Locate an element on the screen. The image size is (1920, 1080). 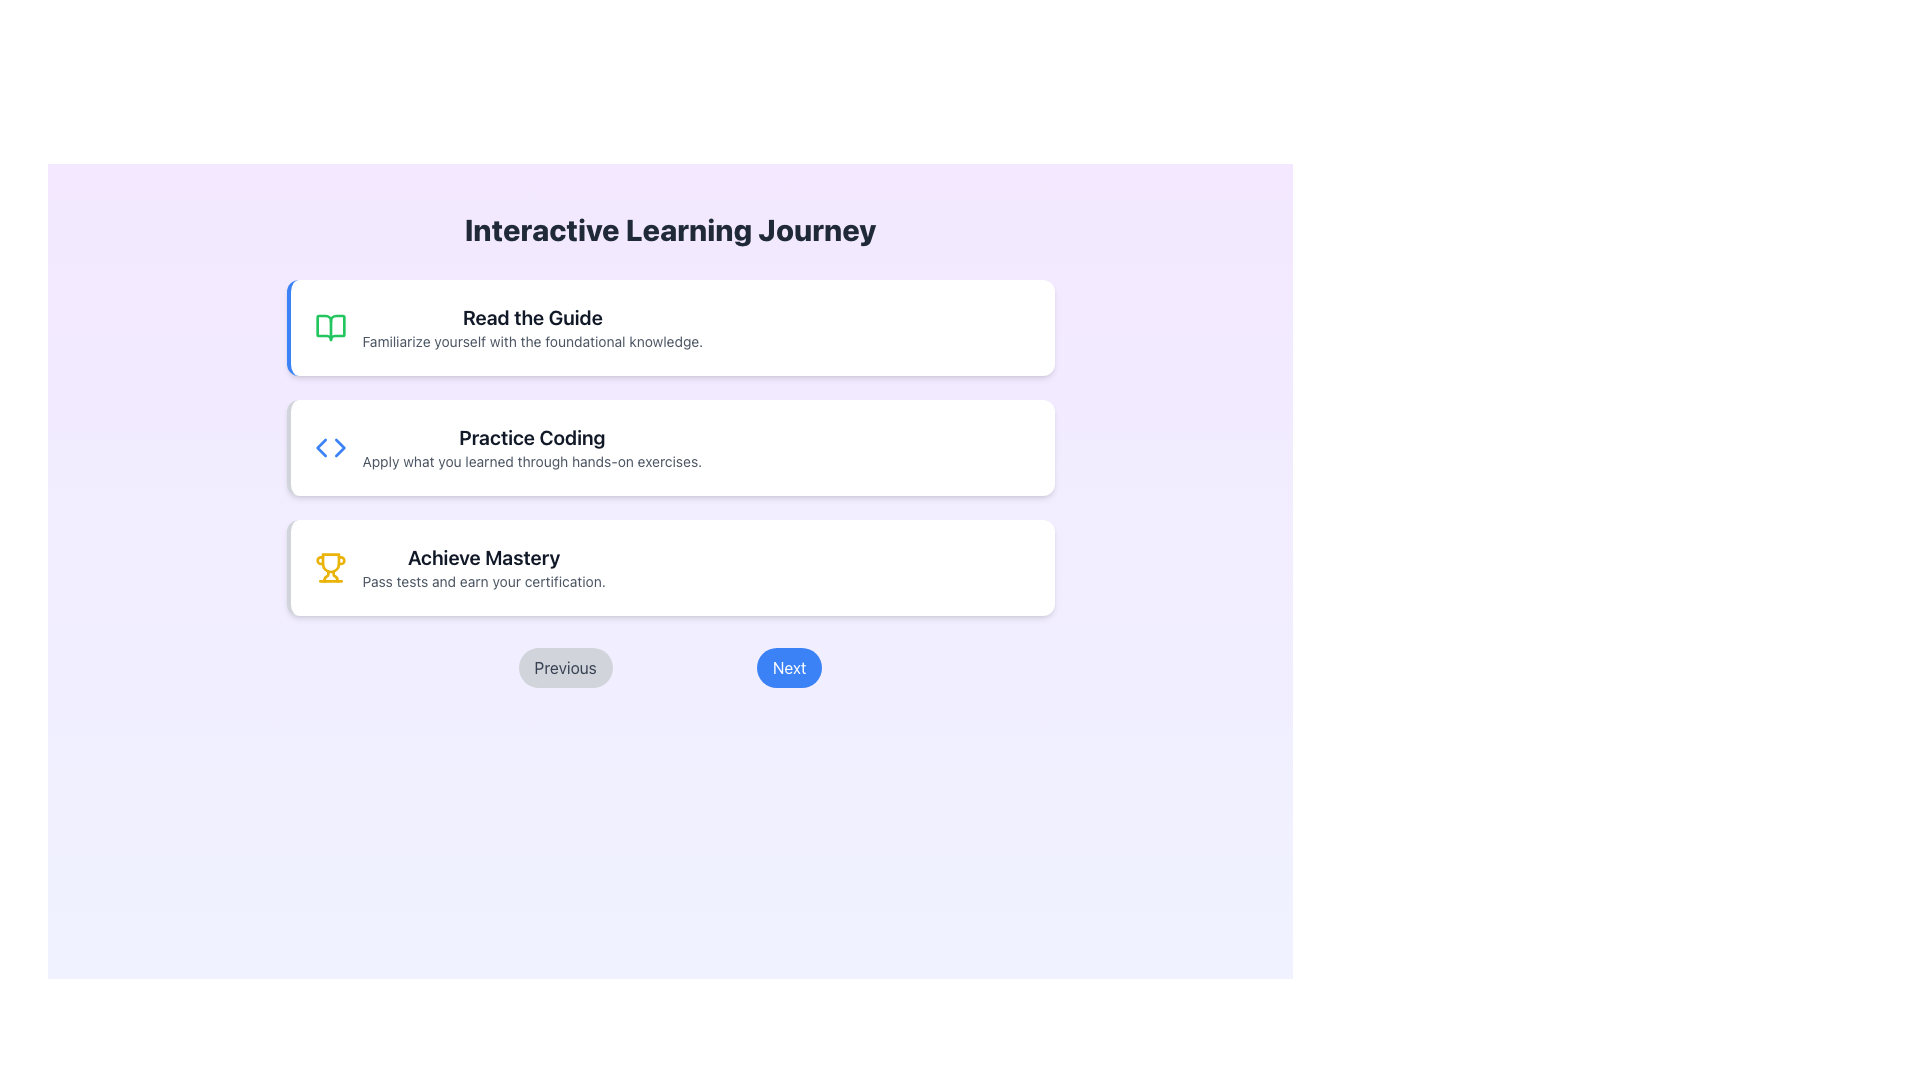
the green book-shaped SVG icon located at the top-left corner of the card, adjacent to the 'Read the Guide' text is located at coordinates (330, 326).